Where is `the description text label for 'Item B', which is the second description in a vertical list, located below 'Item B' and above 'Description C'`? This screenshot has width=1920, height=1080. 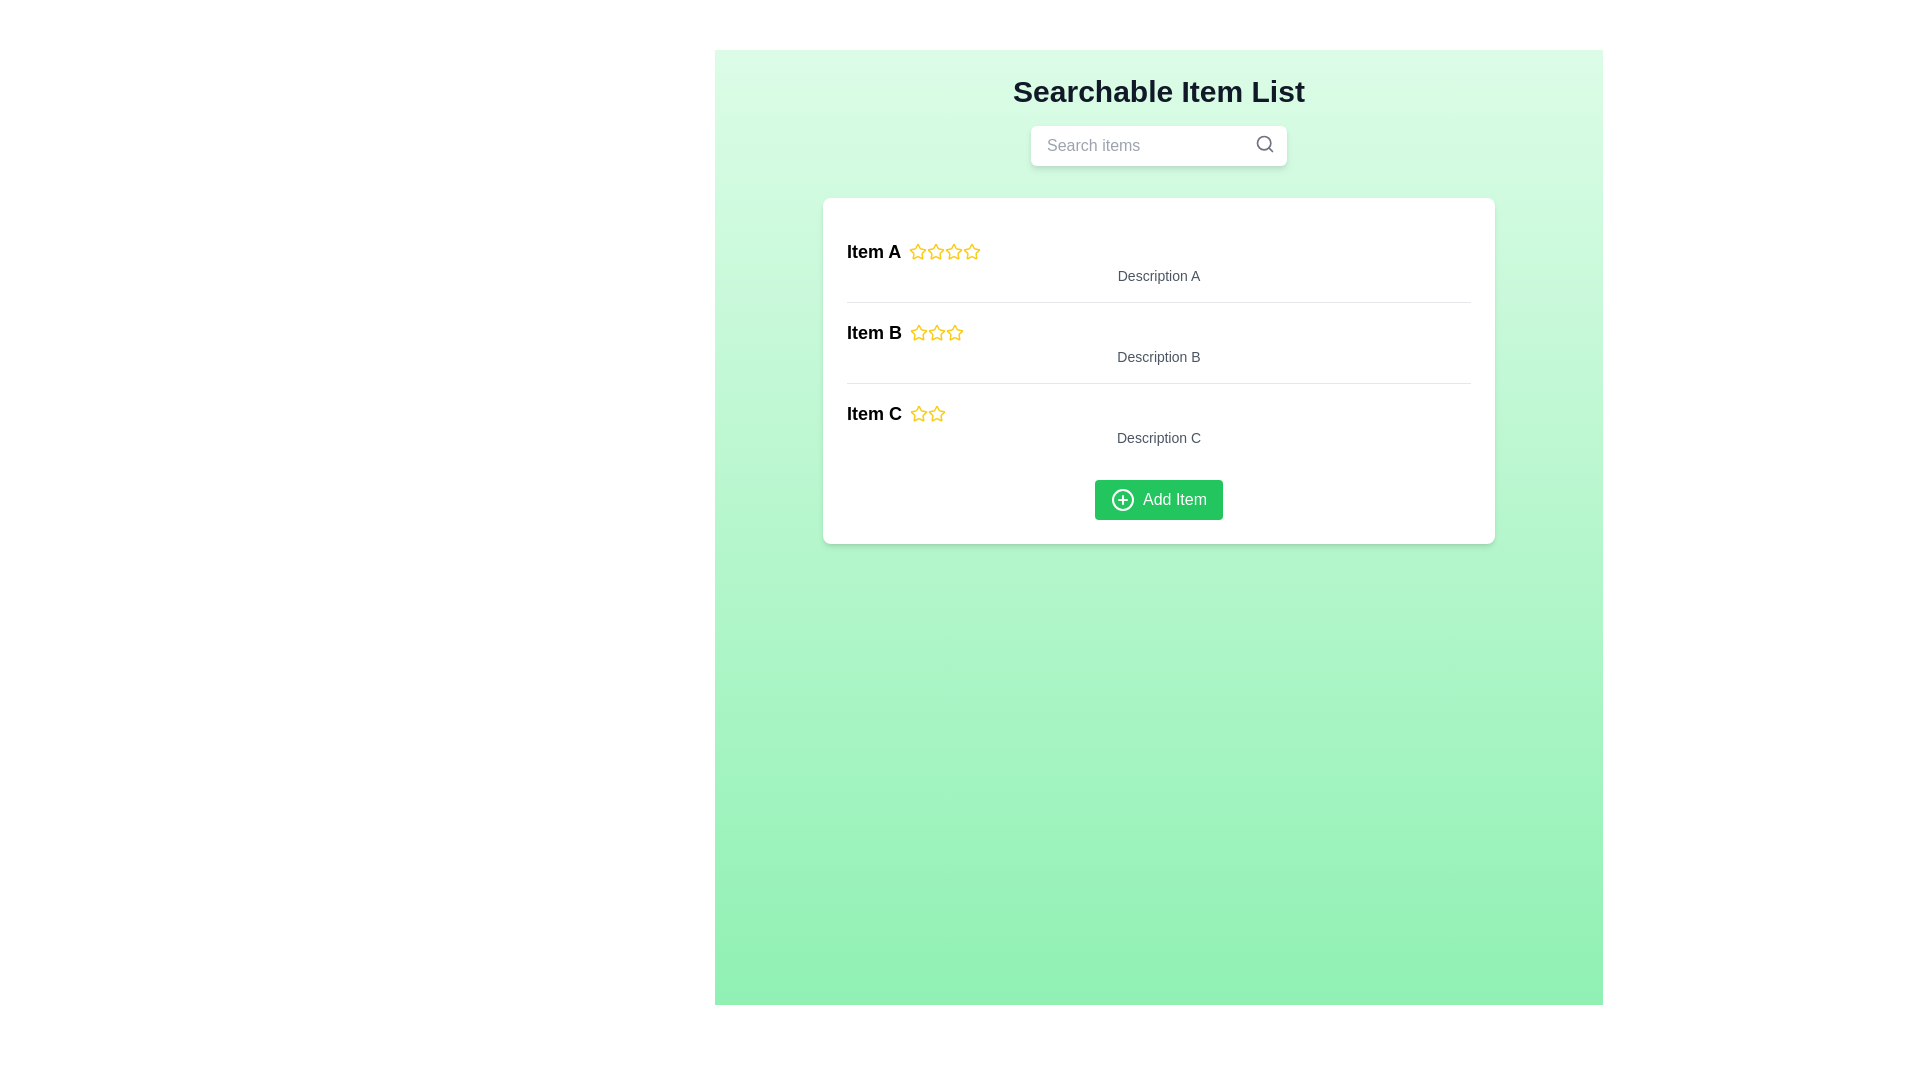 the description text label for 'Item B', which is the second description in a vertical list, located below 'Item B' and above 'Description C' is located at coordinates (1158, 370).